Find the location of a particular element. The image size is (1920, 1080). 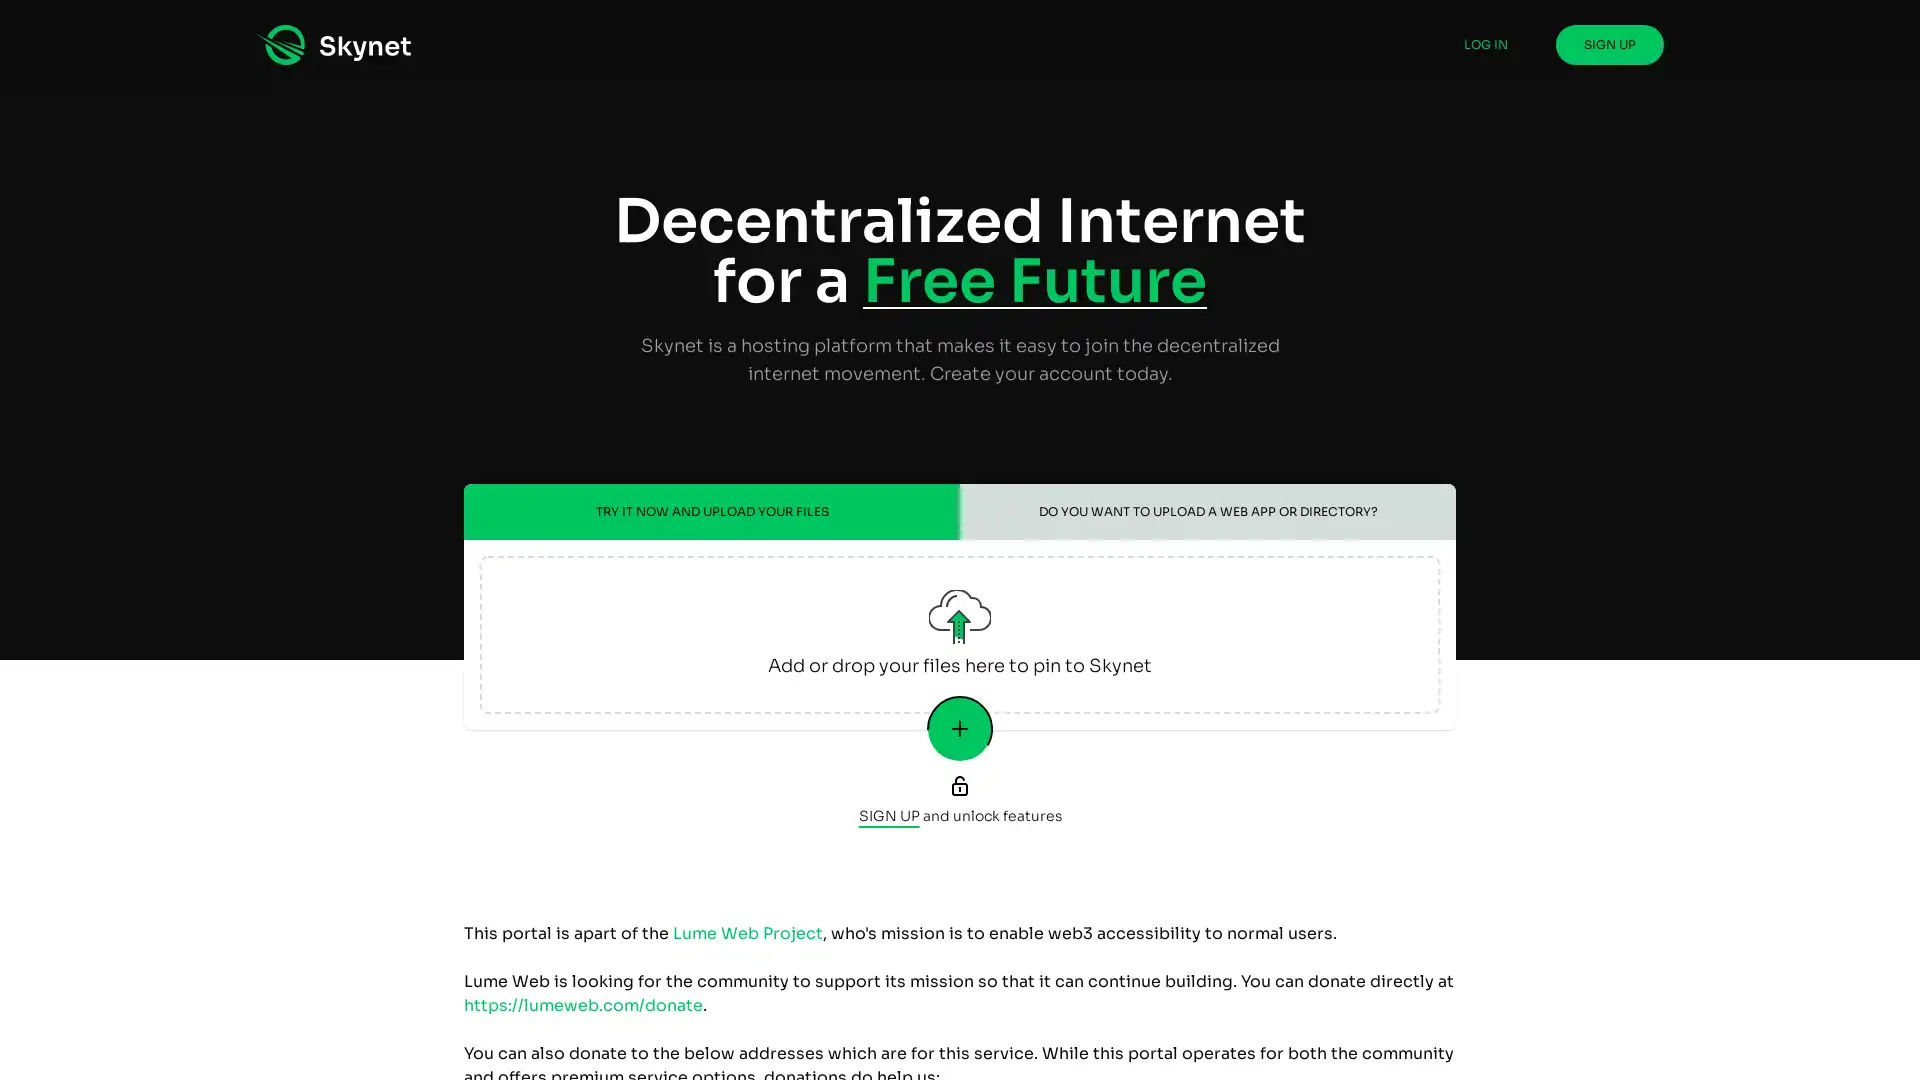

TRY IT NOW AND UPLOAD YOUR FILES is located at coordinates (711, 511).